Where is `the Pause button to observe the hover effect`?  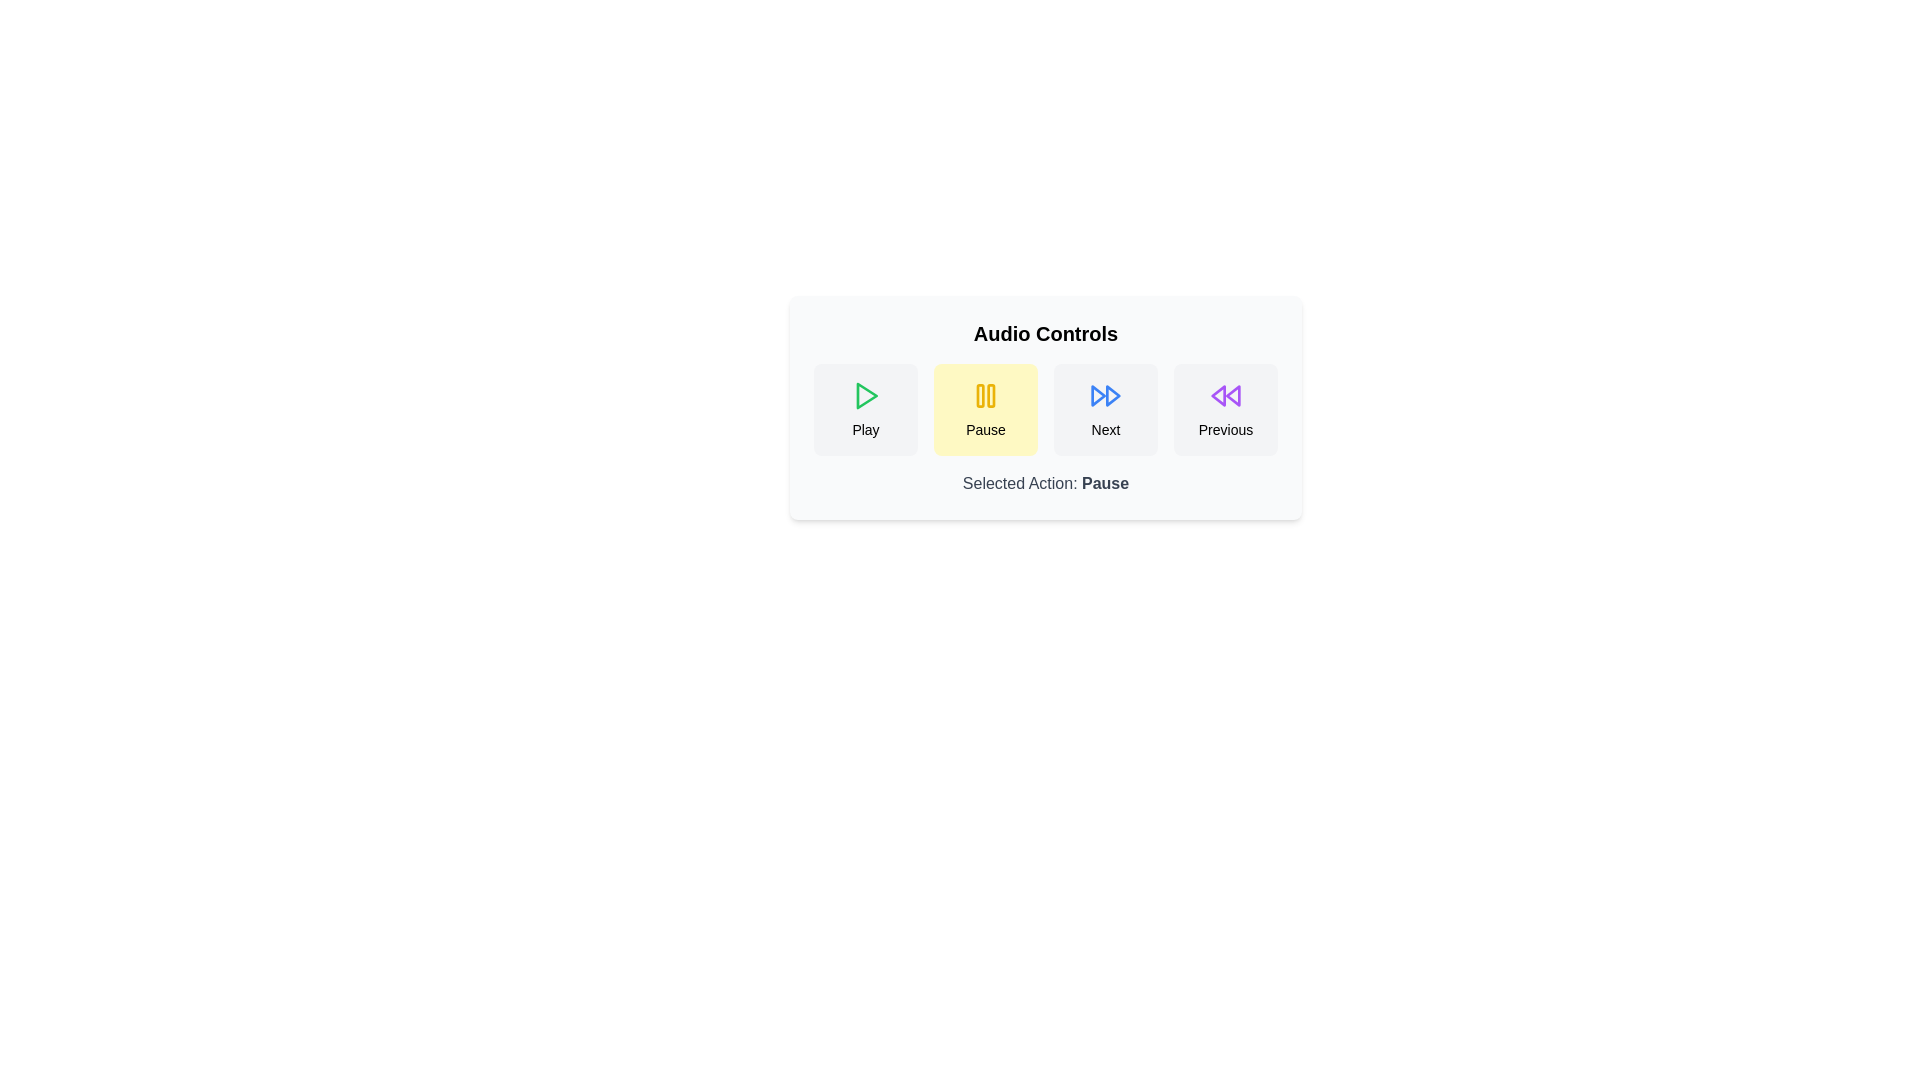 the Pause button to observe the hover effect is located at coordinates (985, 408).